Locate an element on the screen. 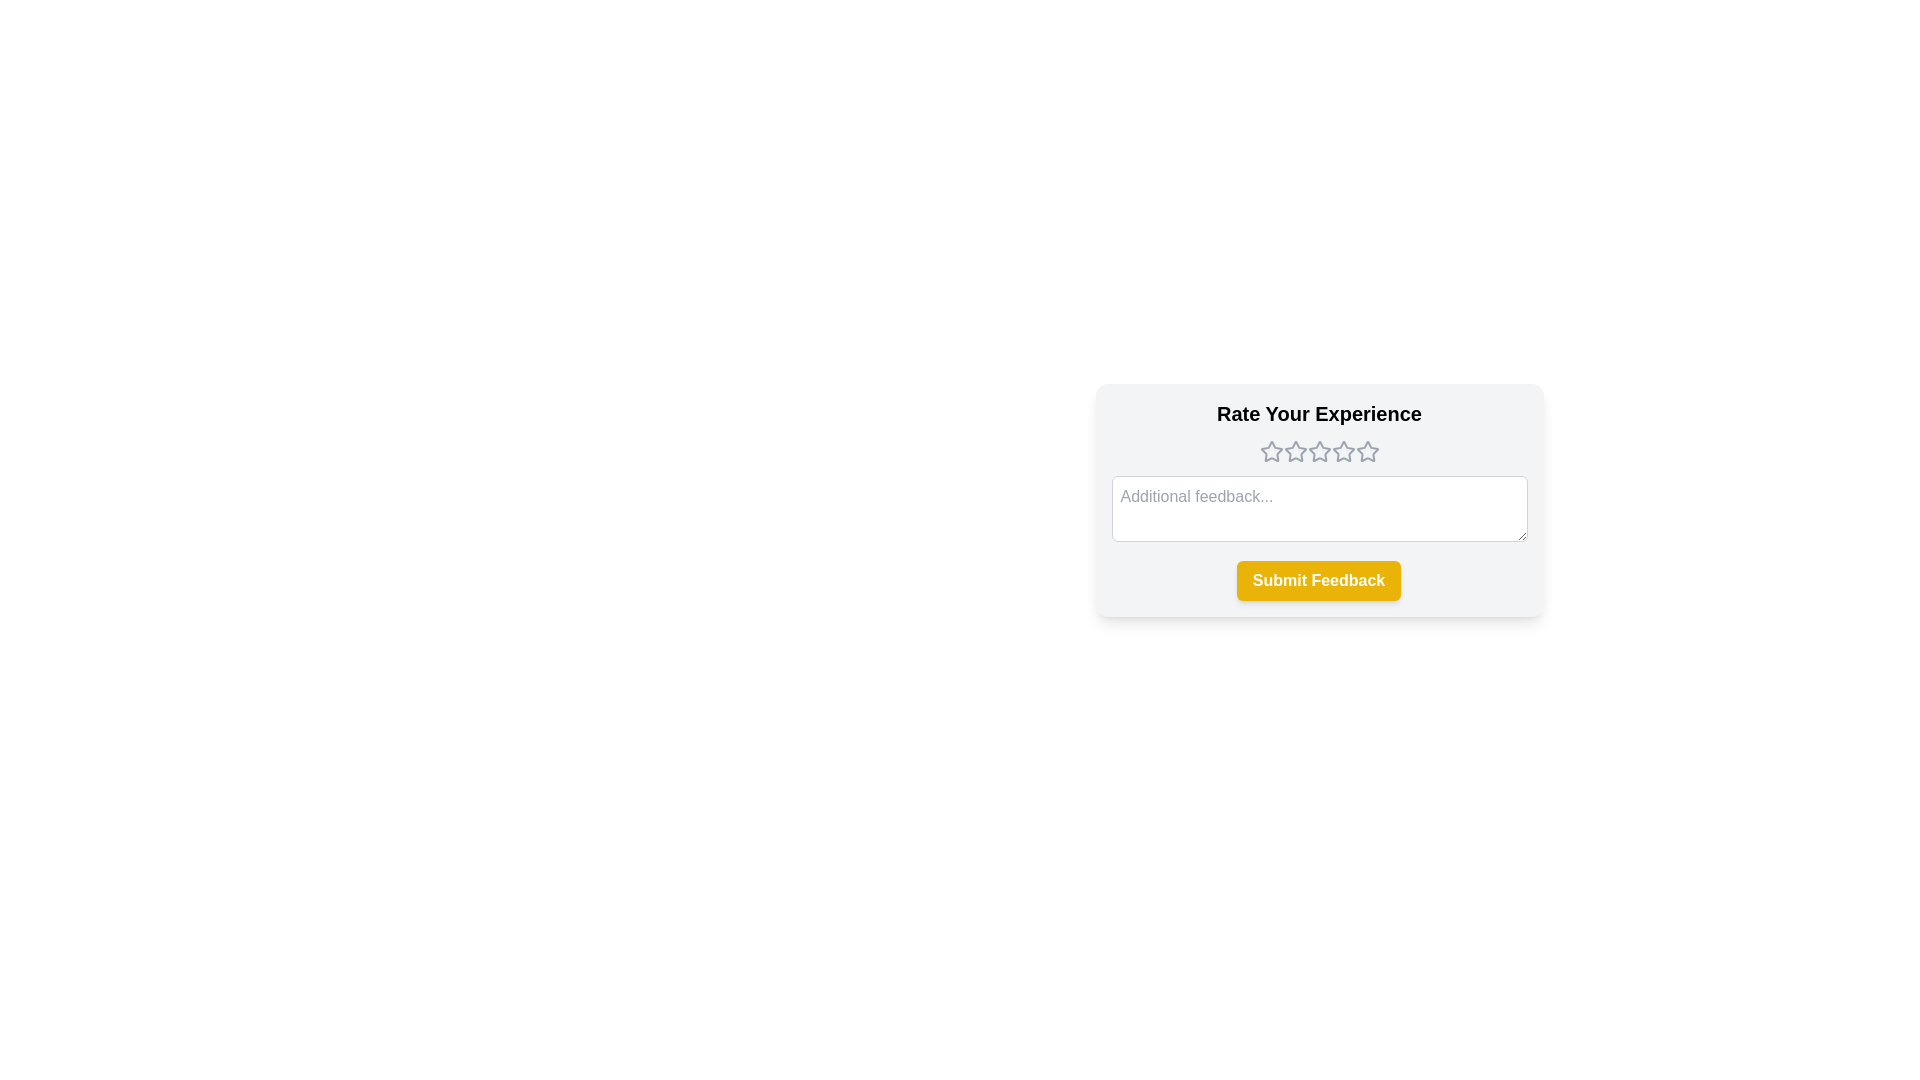 The image size is (1920, 1080). on the second star icon in the rating component, which is styled in light gray and indicates an unselected state is located at coordinates (1319, 451).